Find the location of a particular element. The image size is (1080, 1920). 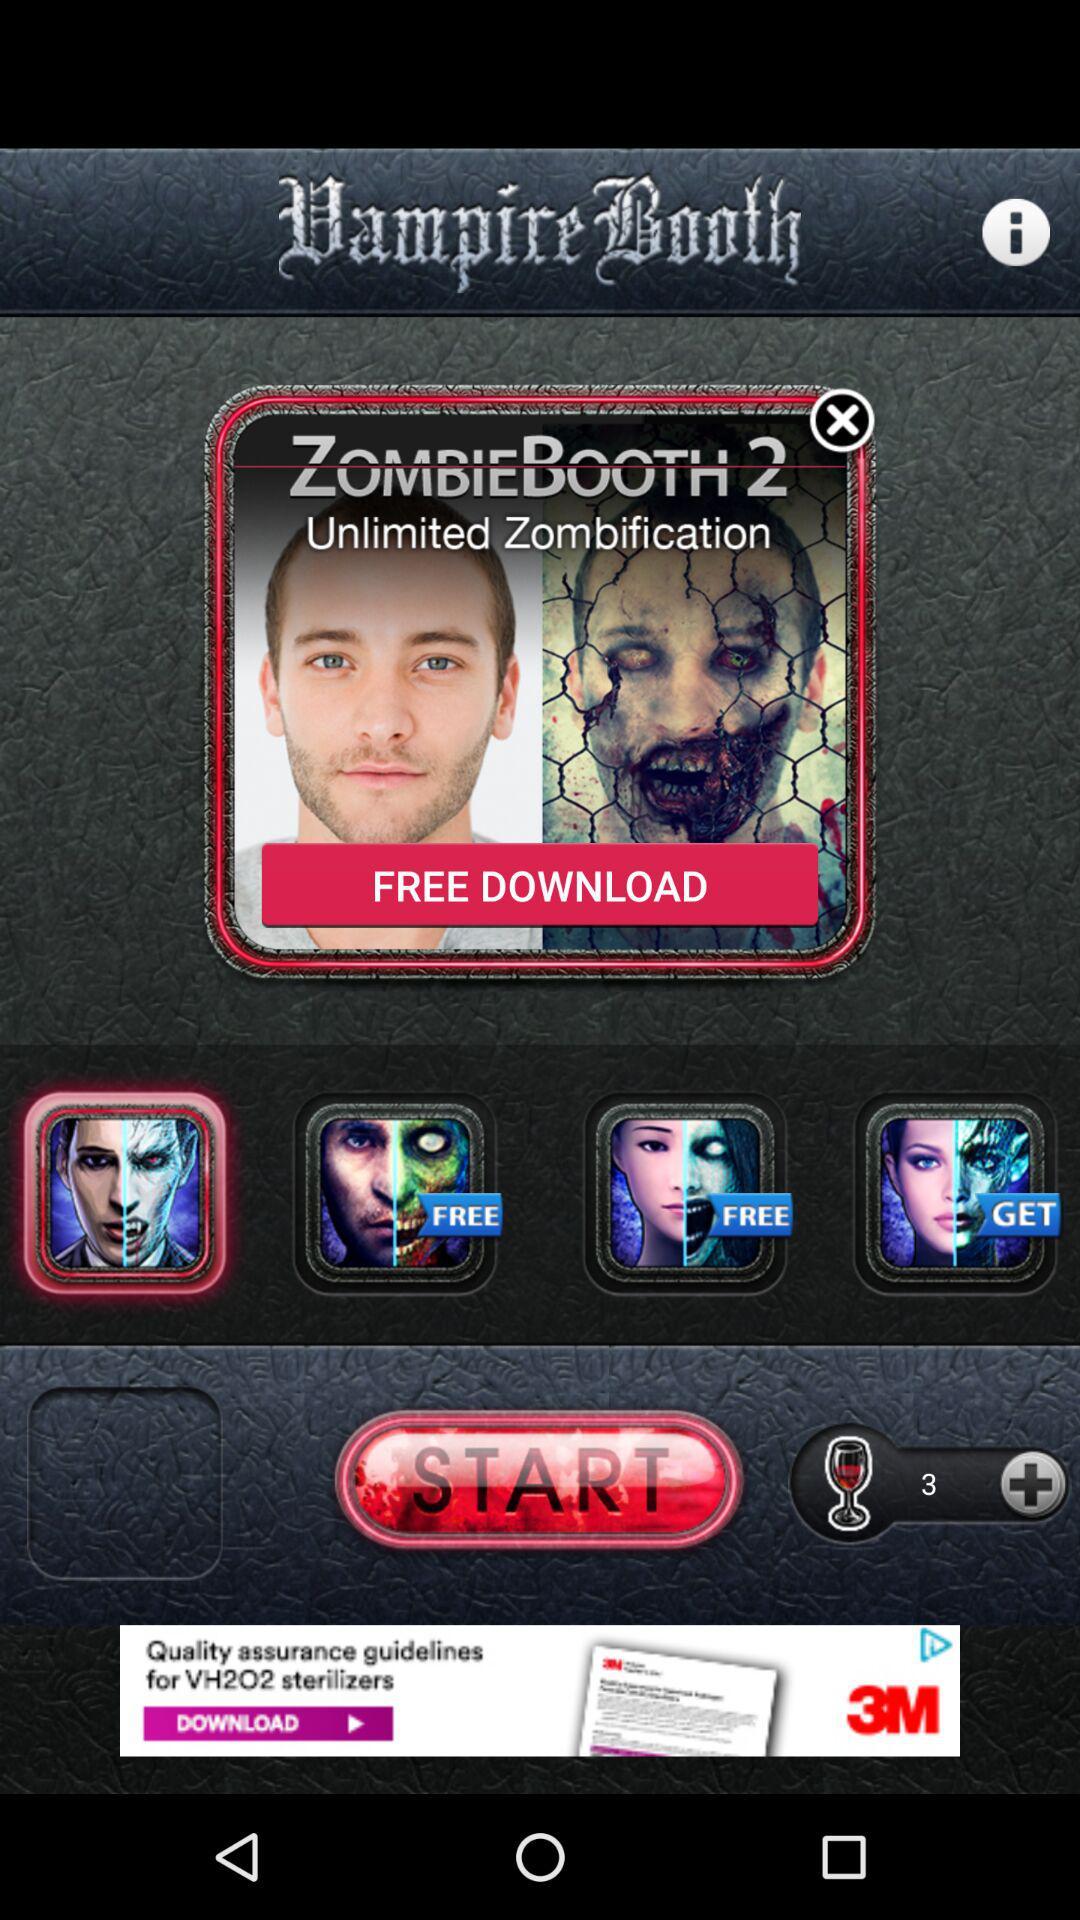

get app open is located at coordinates (954, 1192).